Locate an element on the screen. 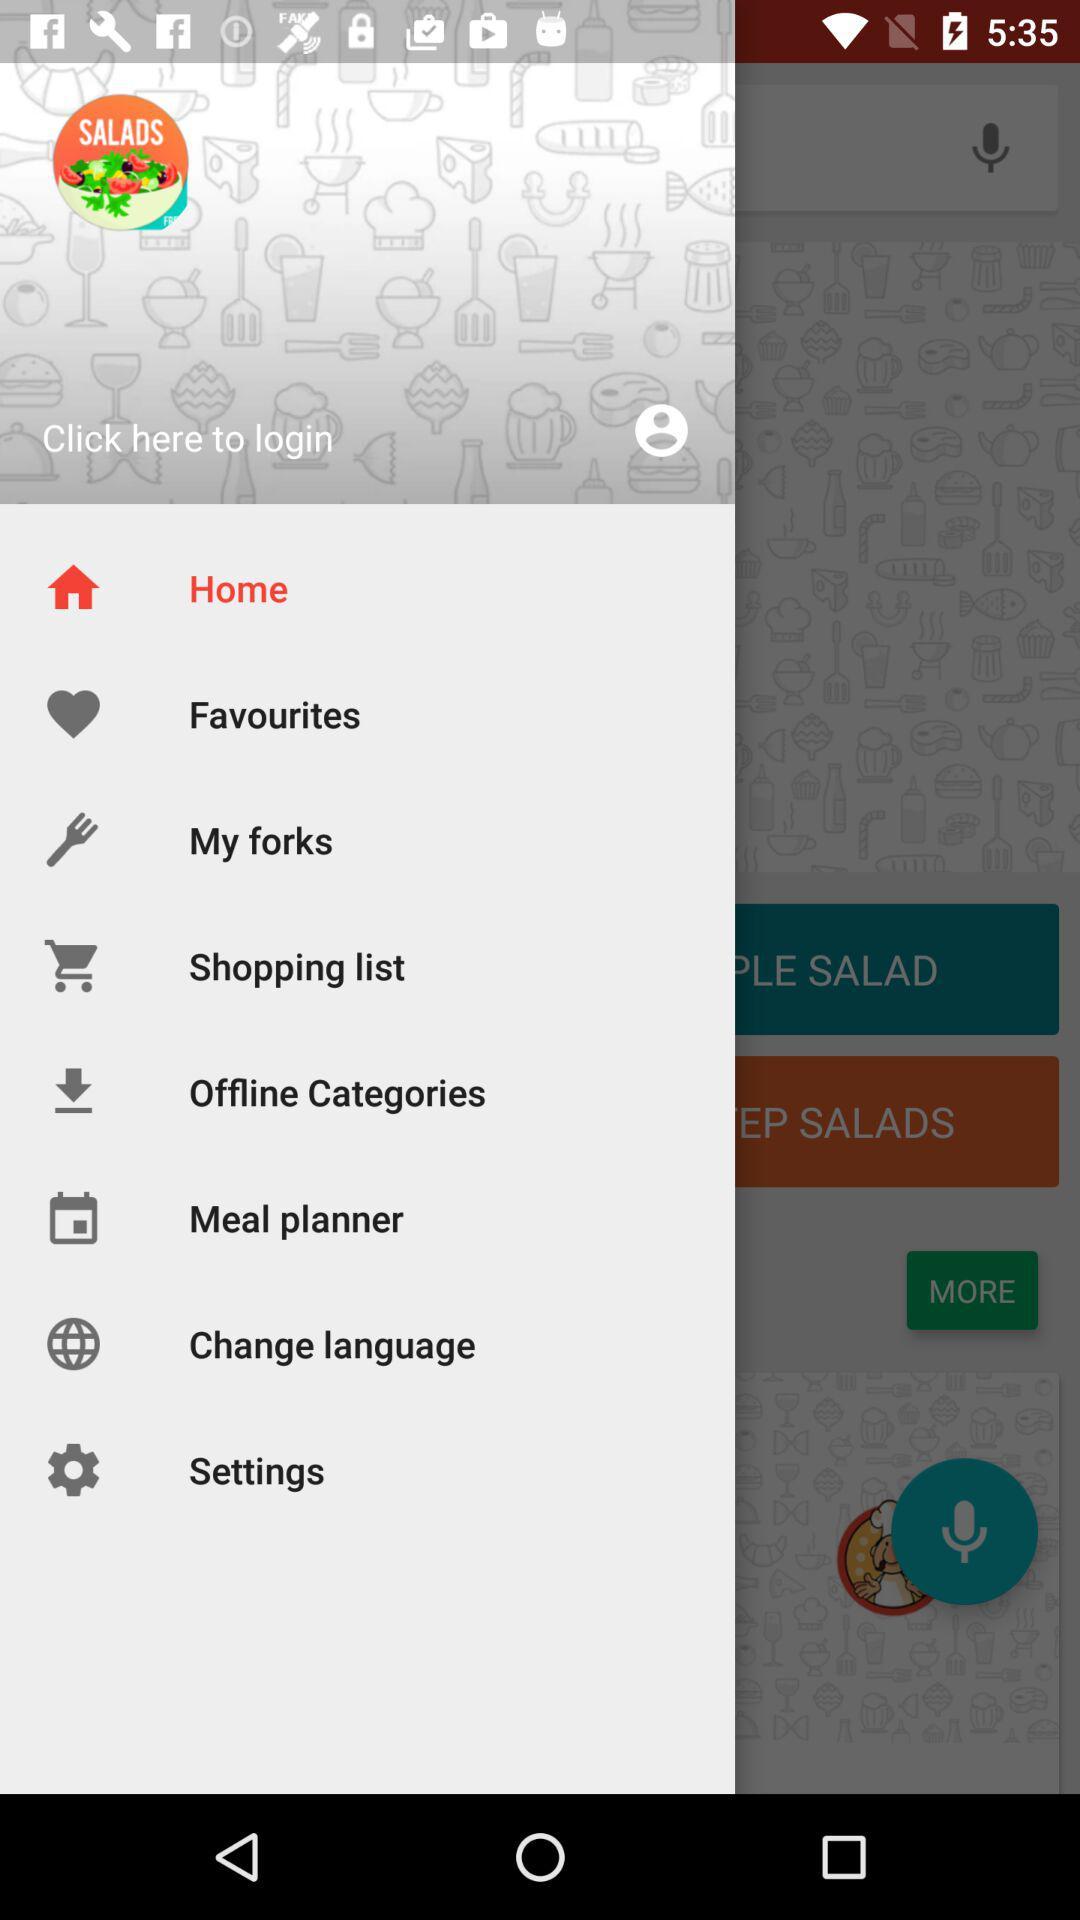  the microphone icon is located at coordinates (963, 1530).